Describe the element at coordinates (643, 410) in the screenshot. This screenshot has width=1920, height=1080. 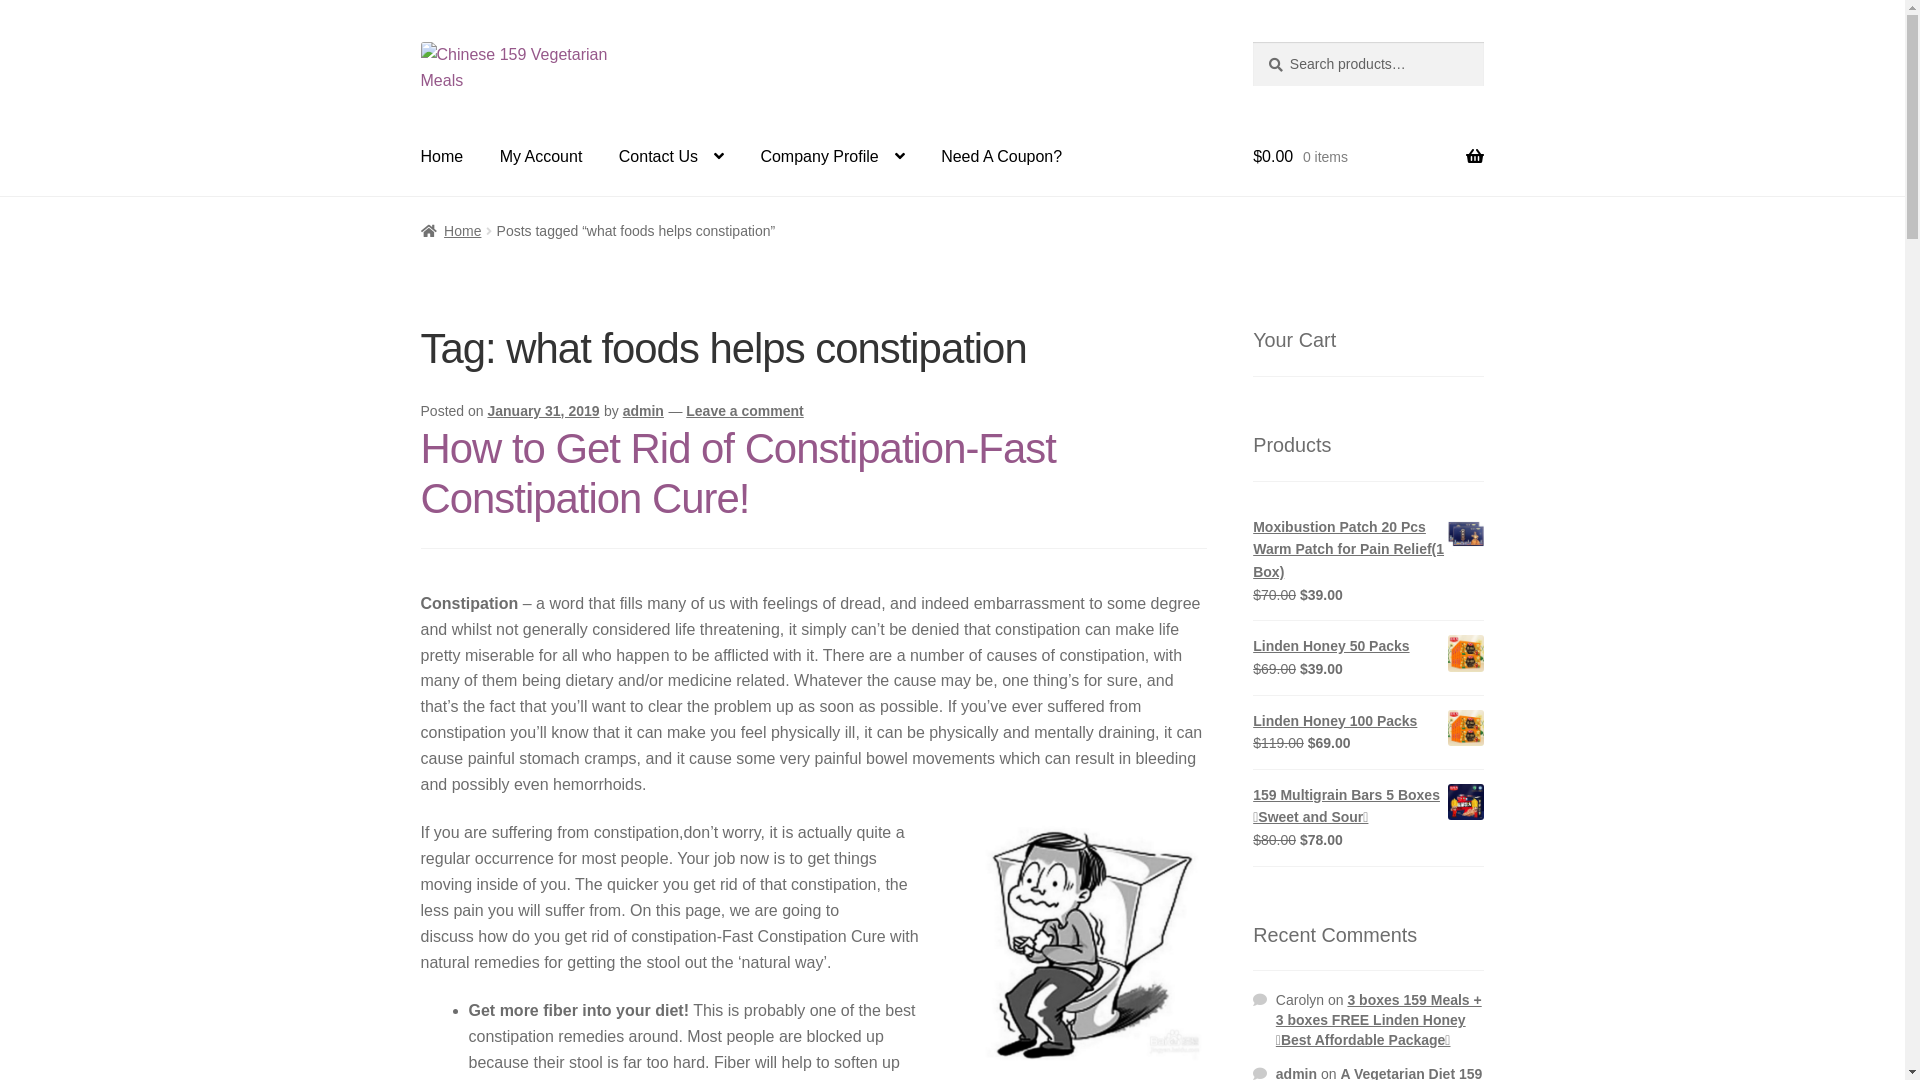
I see `'admin'` at that location.